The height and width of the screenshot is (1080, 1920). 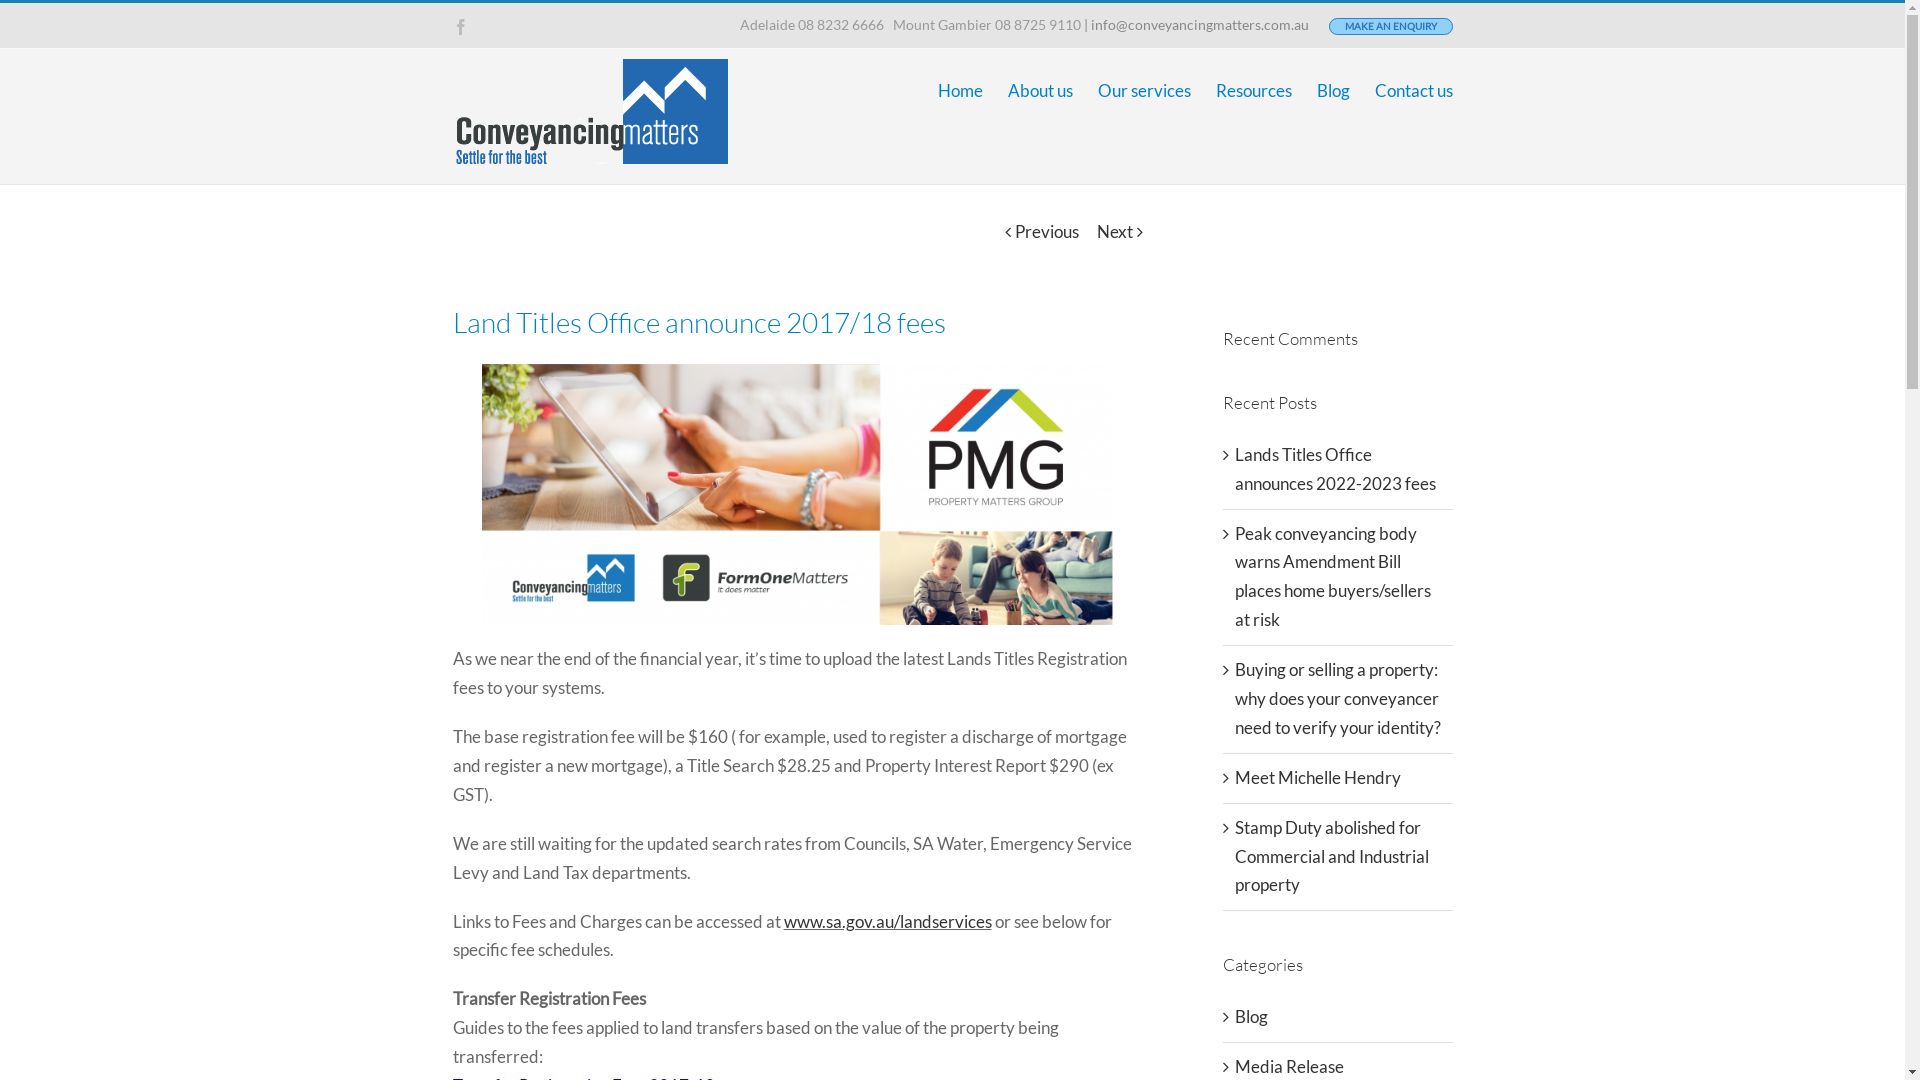 I want to click on 'About us', so click(x=1008, y=90).